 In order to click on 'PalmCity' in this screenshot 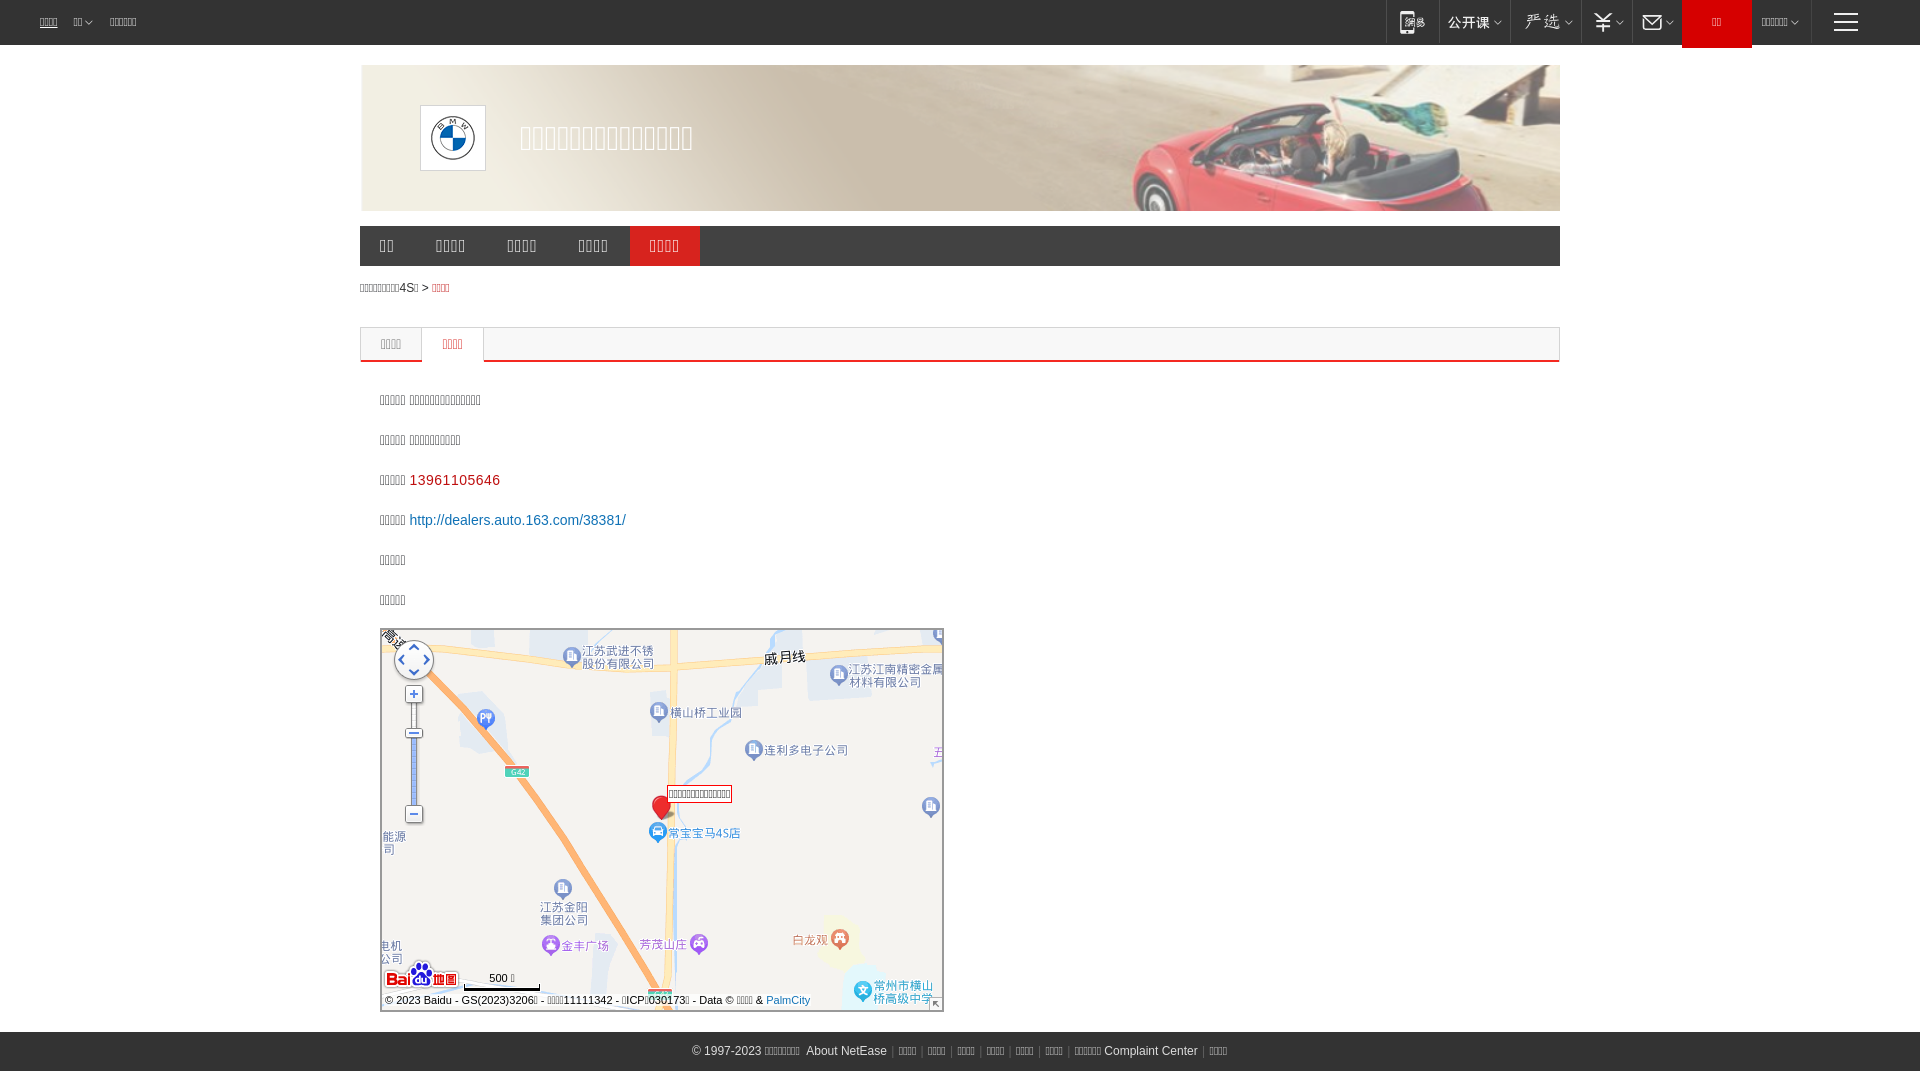, I will do `click(786, 999)`.